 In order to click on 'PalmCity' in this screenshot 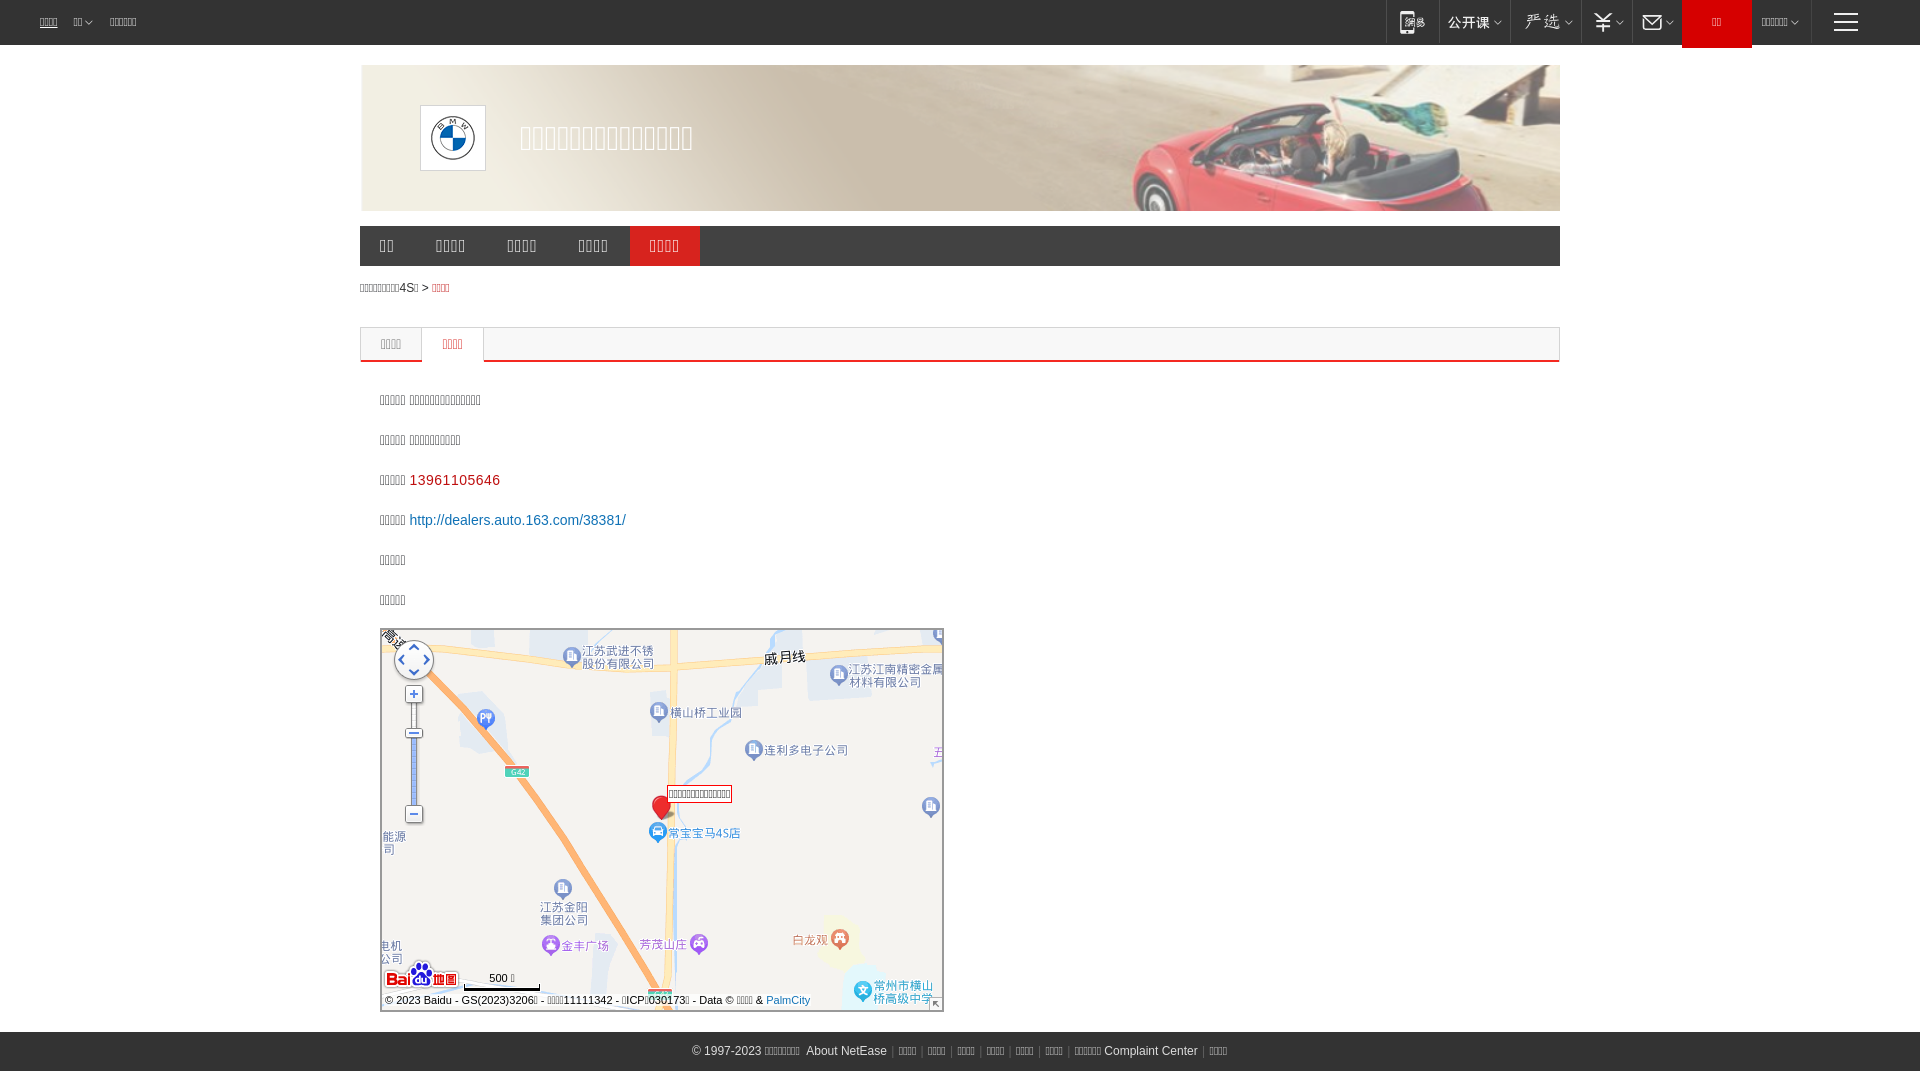, I will do `click(786, 999)`.